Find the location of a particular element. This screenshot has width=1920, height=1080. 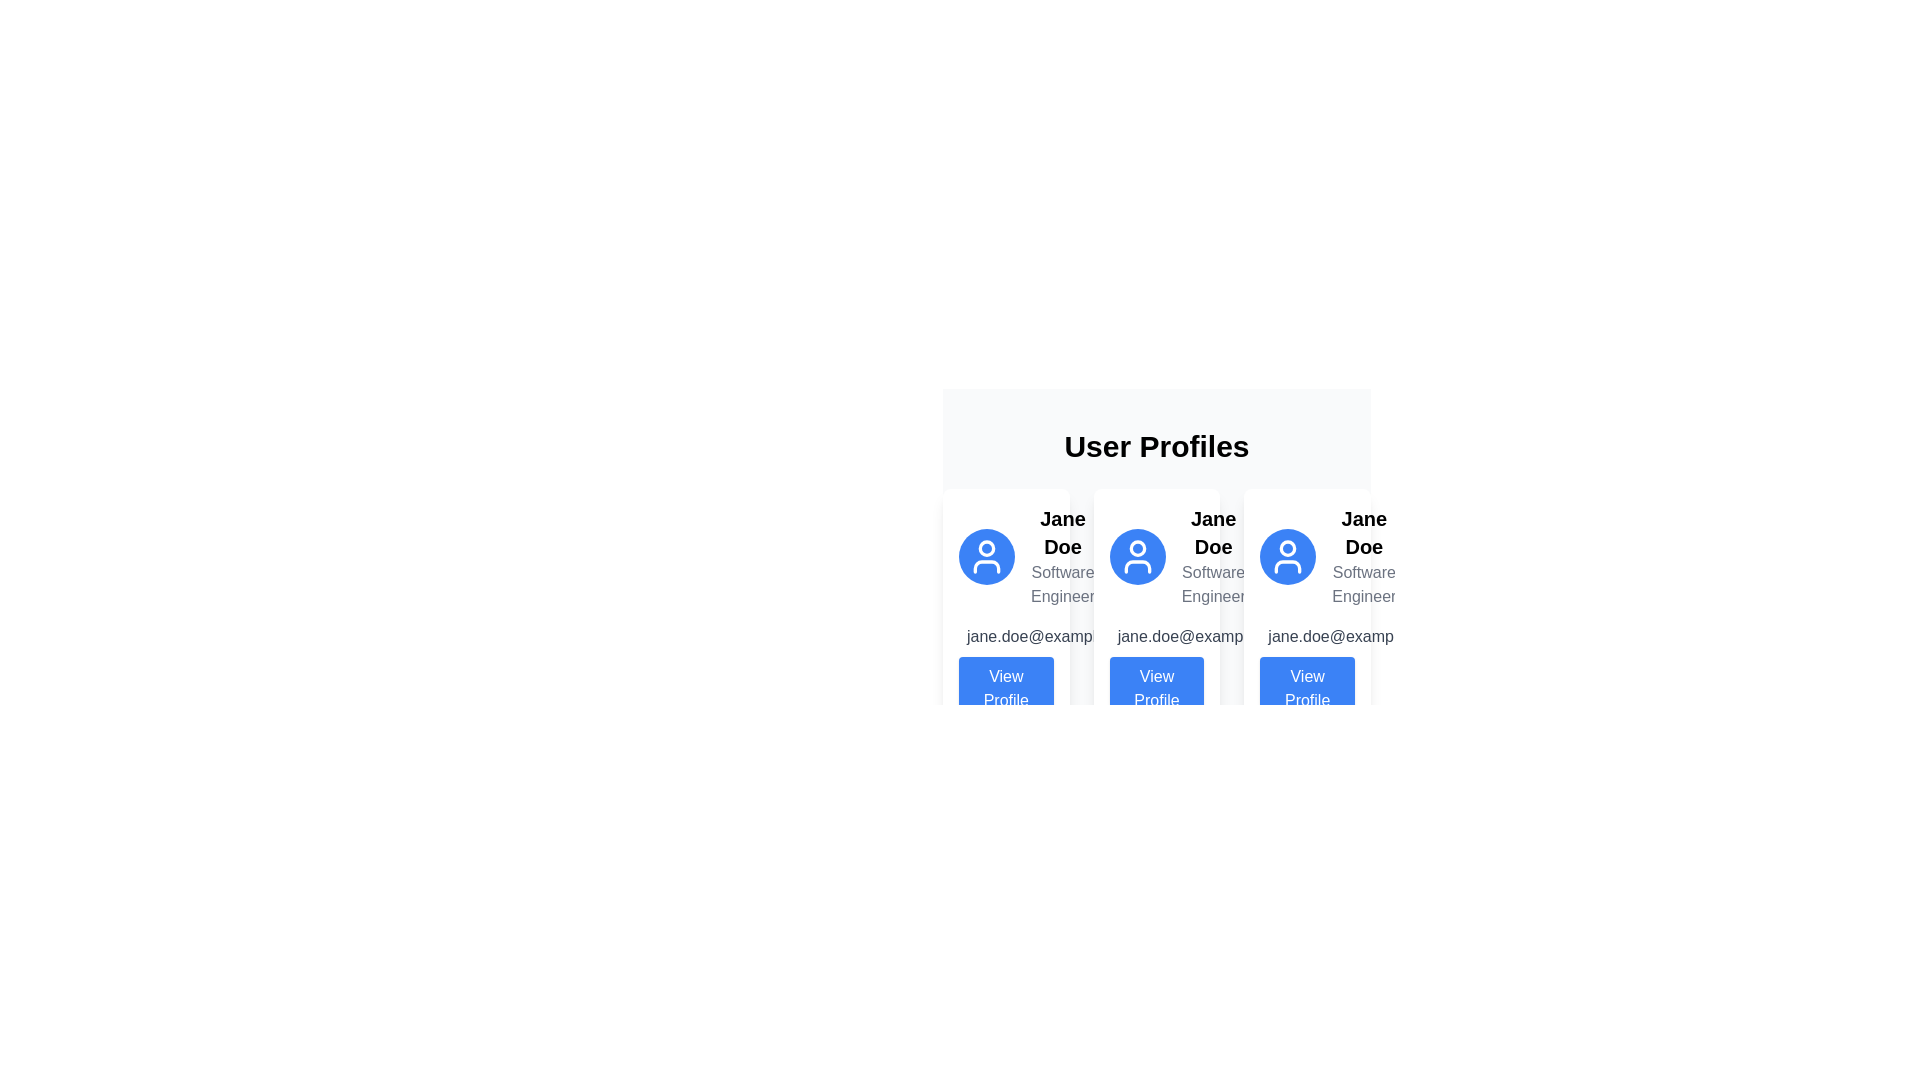

name displayed at the top of the first profile card in the horizontal list, which serves as the title or name for the individual is located at coordinates (1062, 531).